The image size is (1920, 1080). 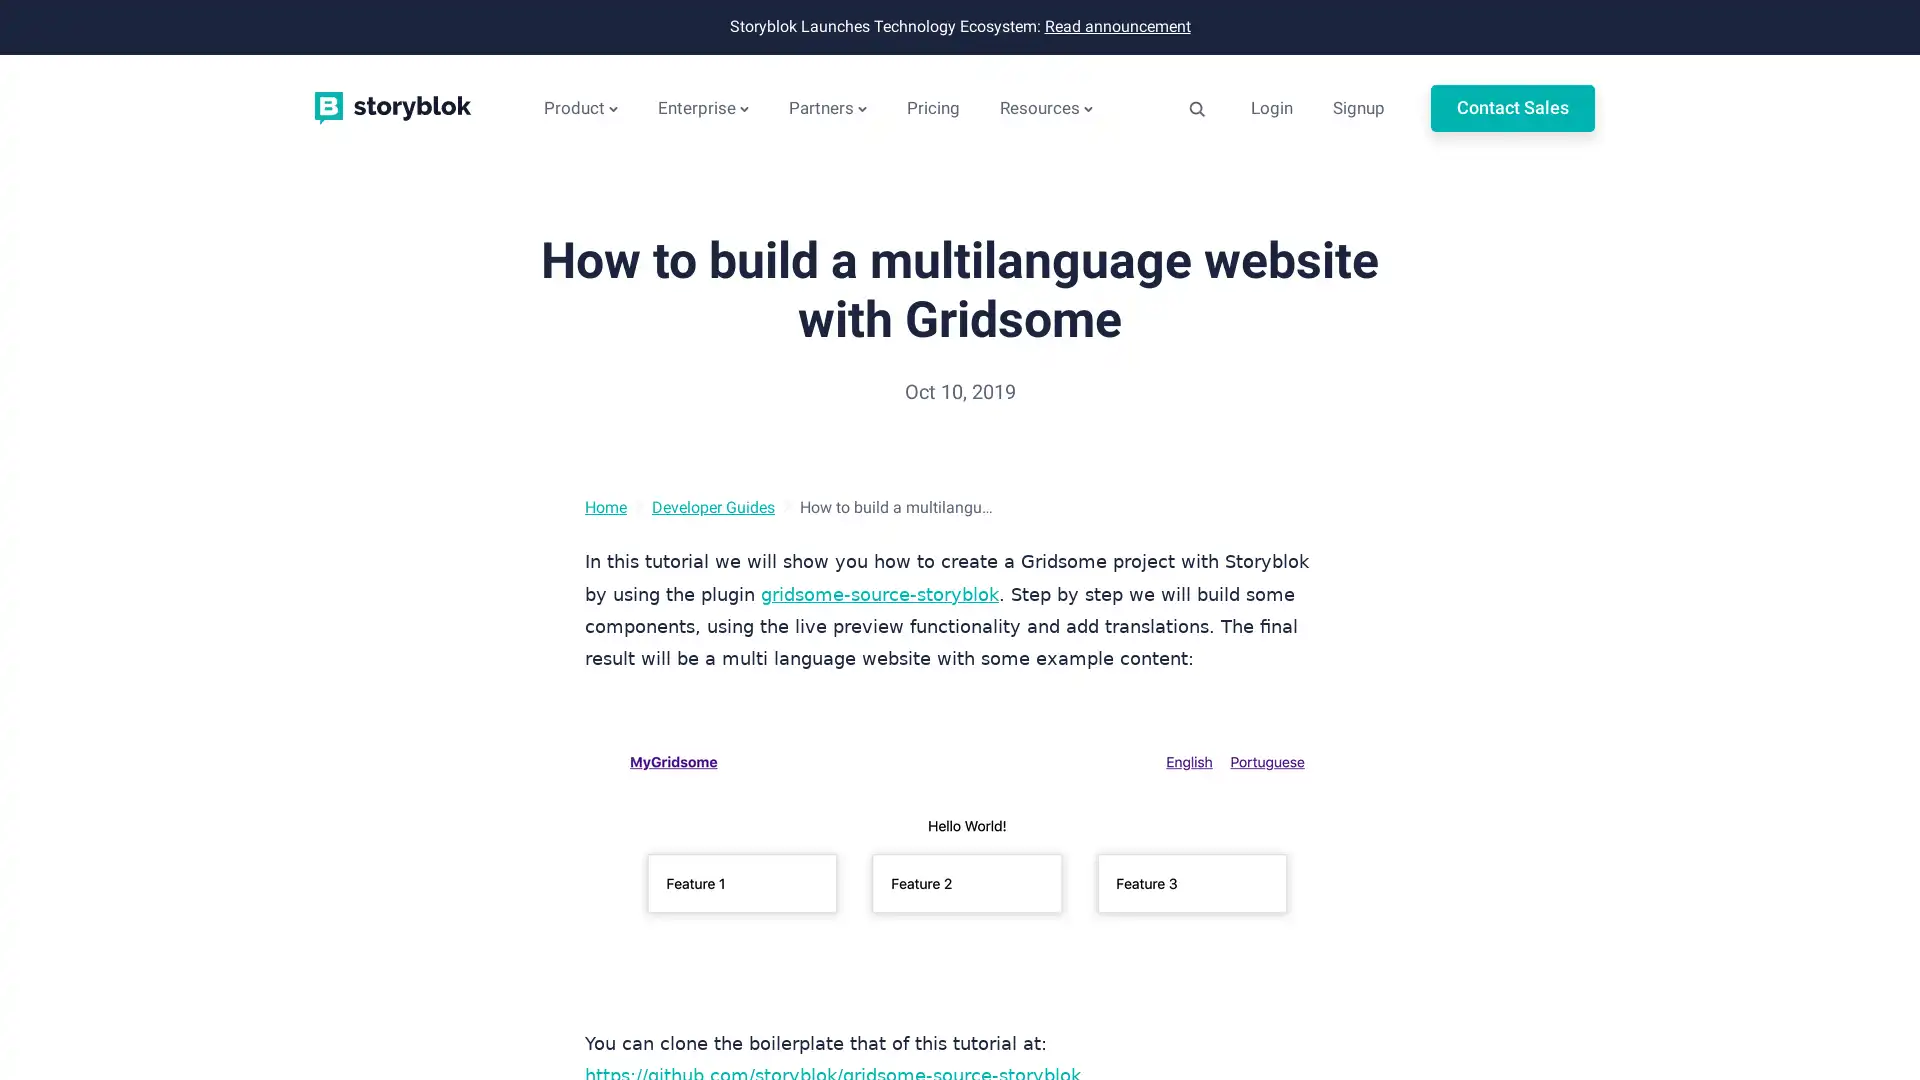 I want to click on Enterprise, so click(x=703, y=108).